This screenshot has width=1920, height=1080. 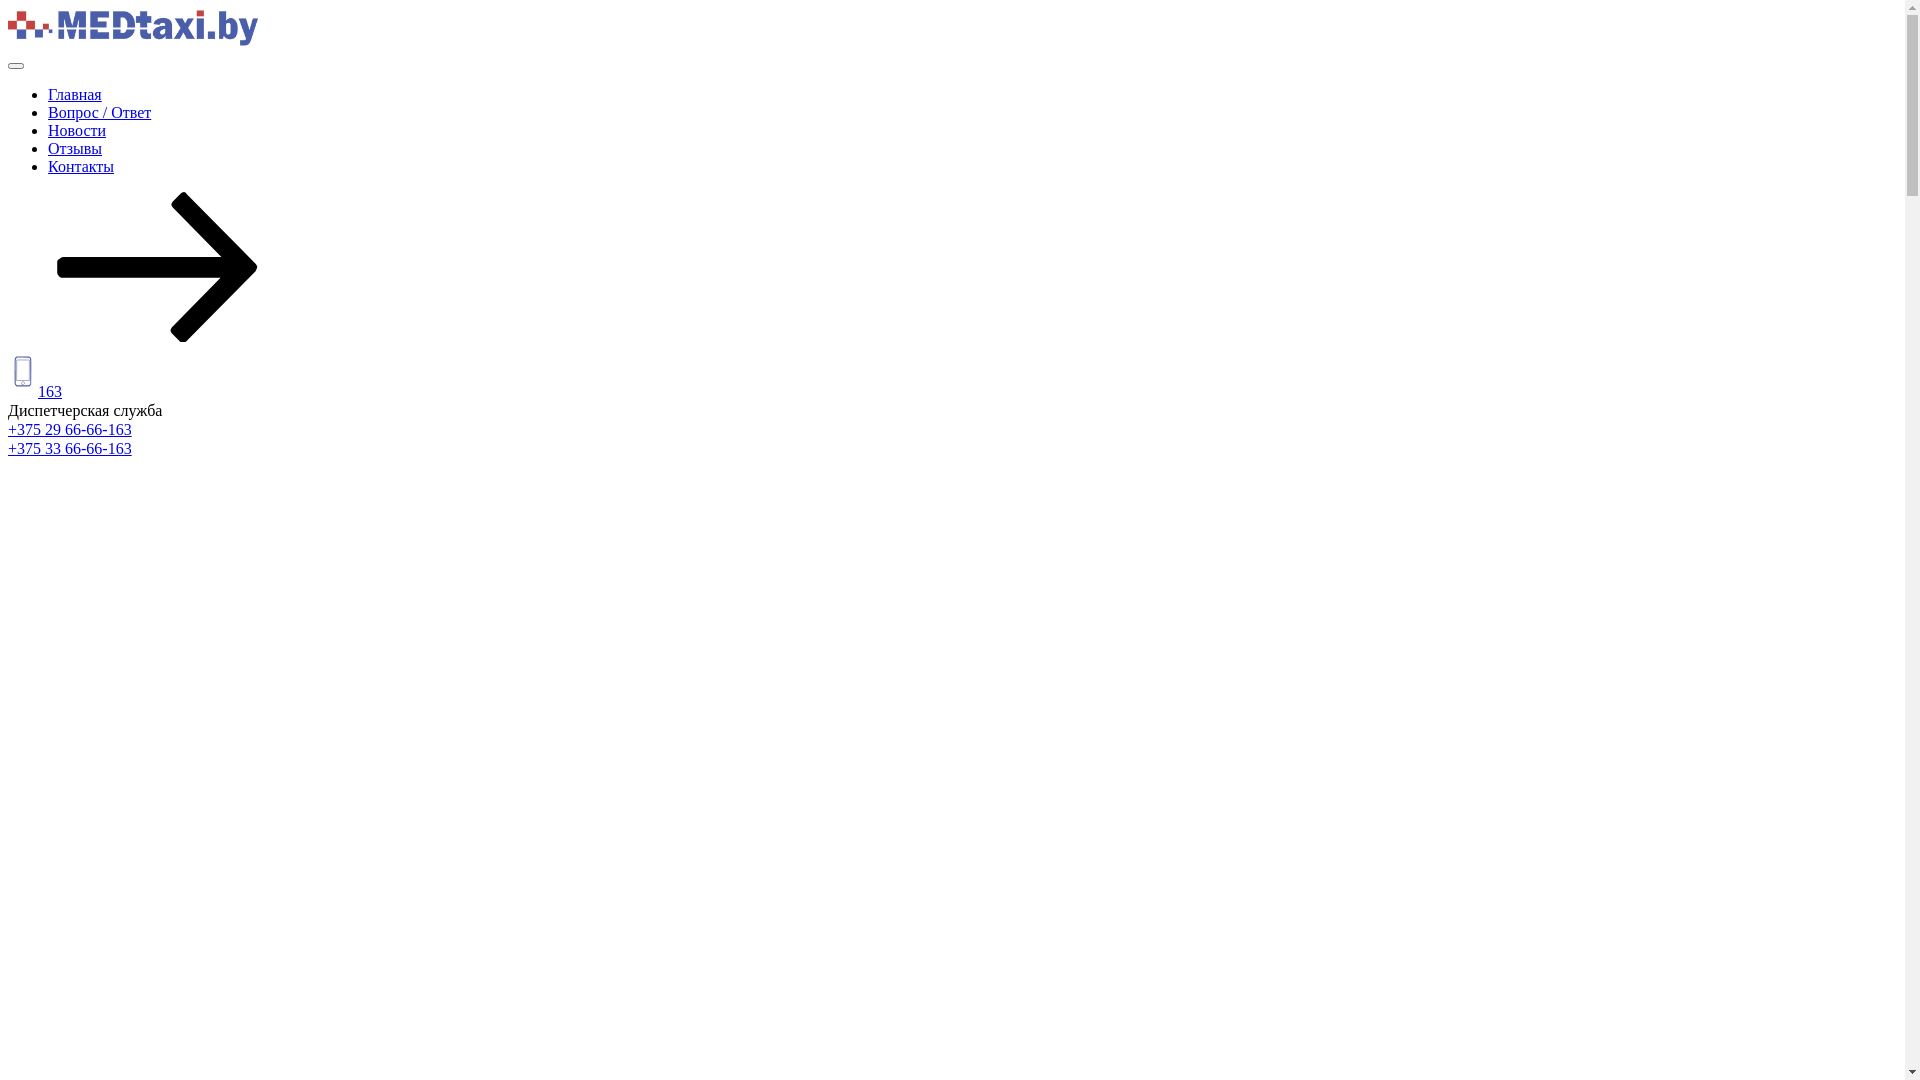 What do you see at coordinates (70, 428) in the screenshot?
I see `'+375 29 66-66-163'` at bounding box center [70, 428].